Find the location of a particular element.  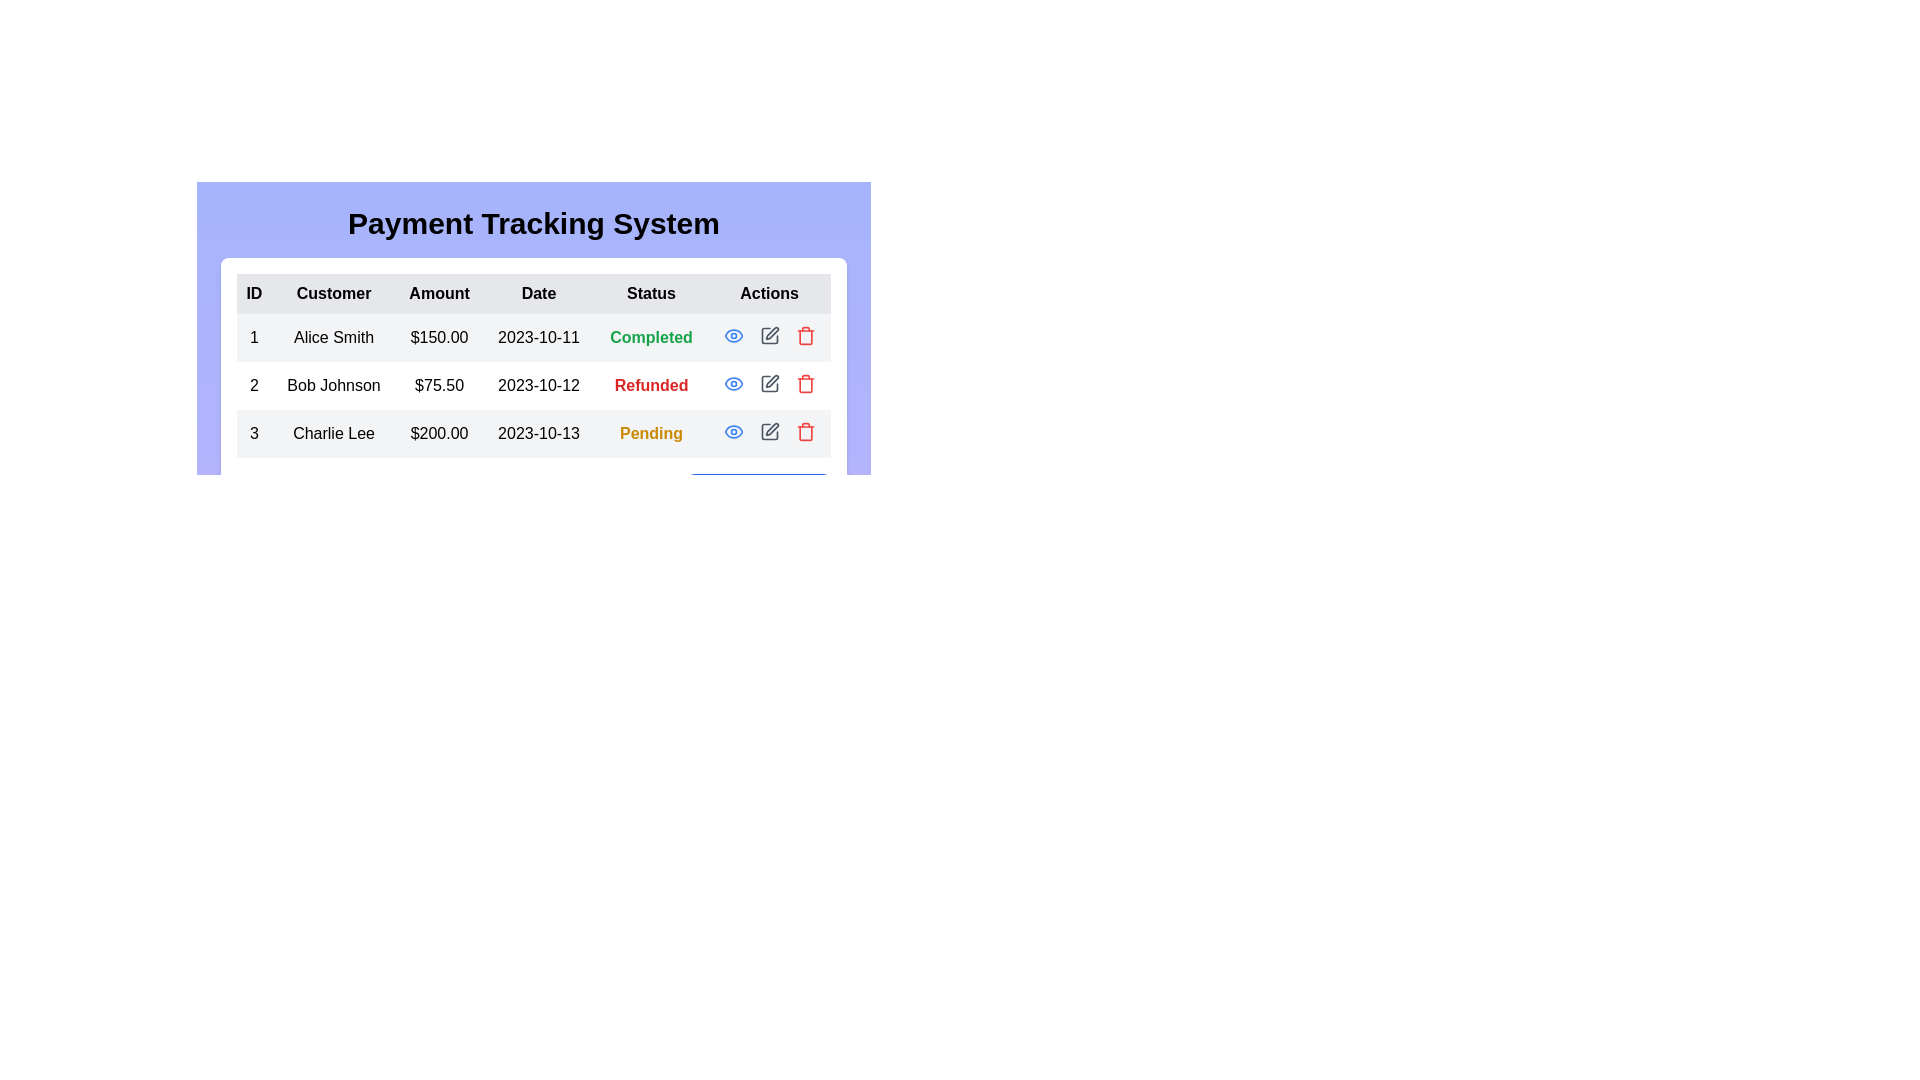

the text display showing '$75.50' in the 'Amount' column of the payment tracking table, which is located between 'Bob Johnson' and '2023-10-12' is located at coordinates (438, 385).